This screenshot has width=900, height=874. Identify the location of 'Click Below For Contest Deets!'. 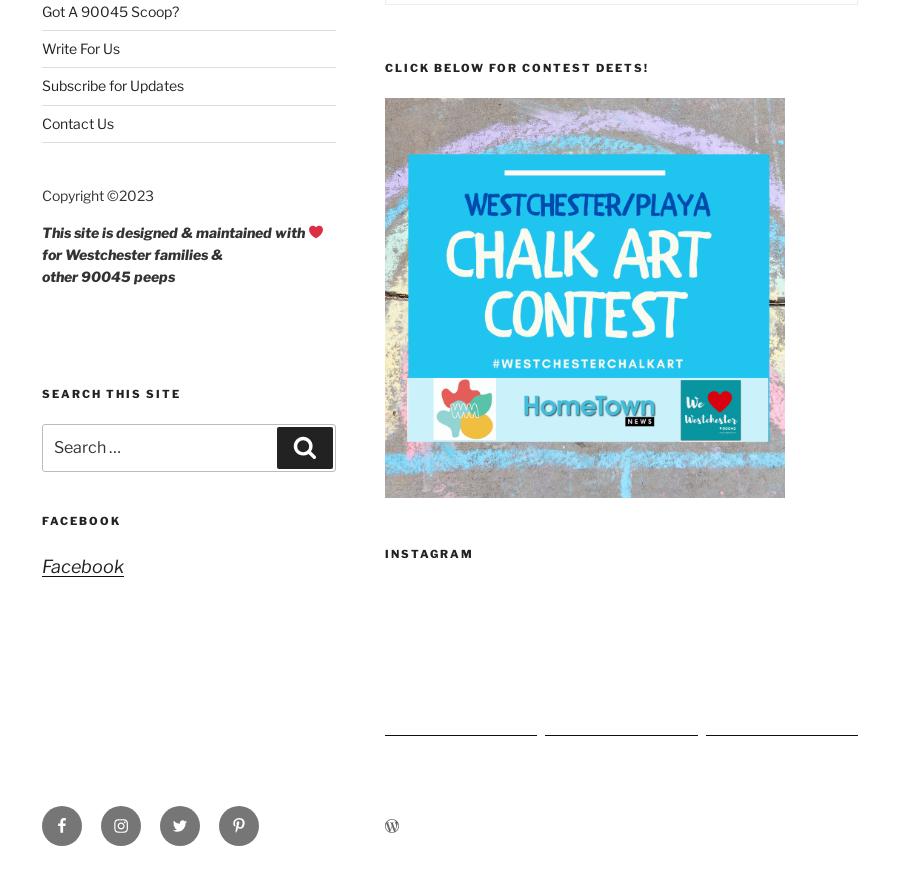
(514, 66).